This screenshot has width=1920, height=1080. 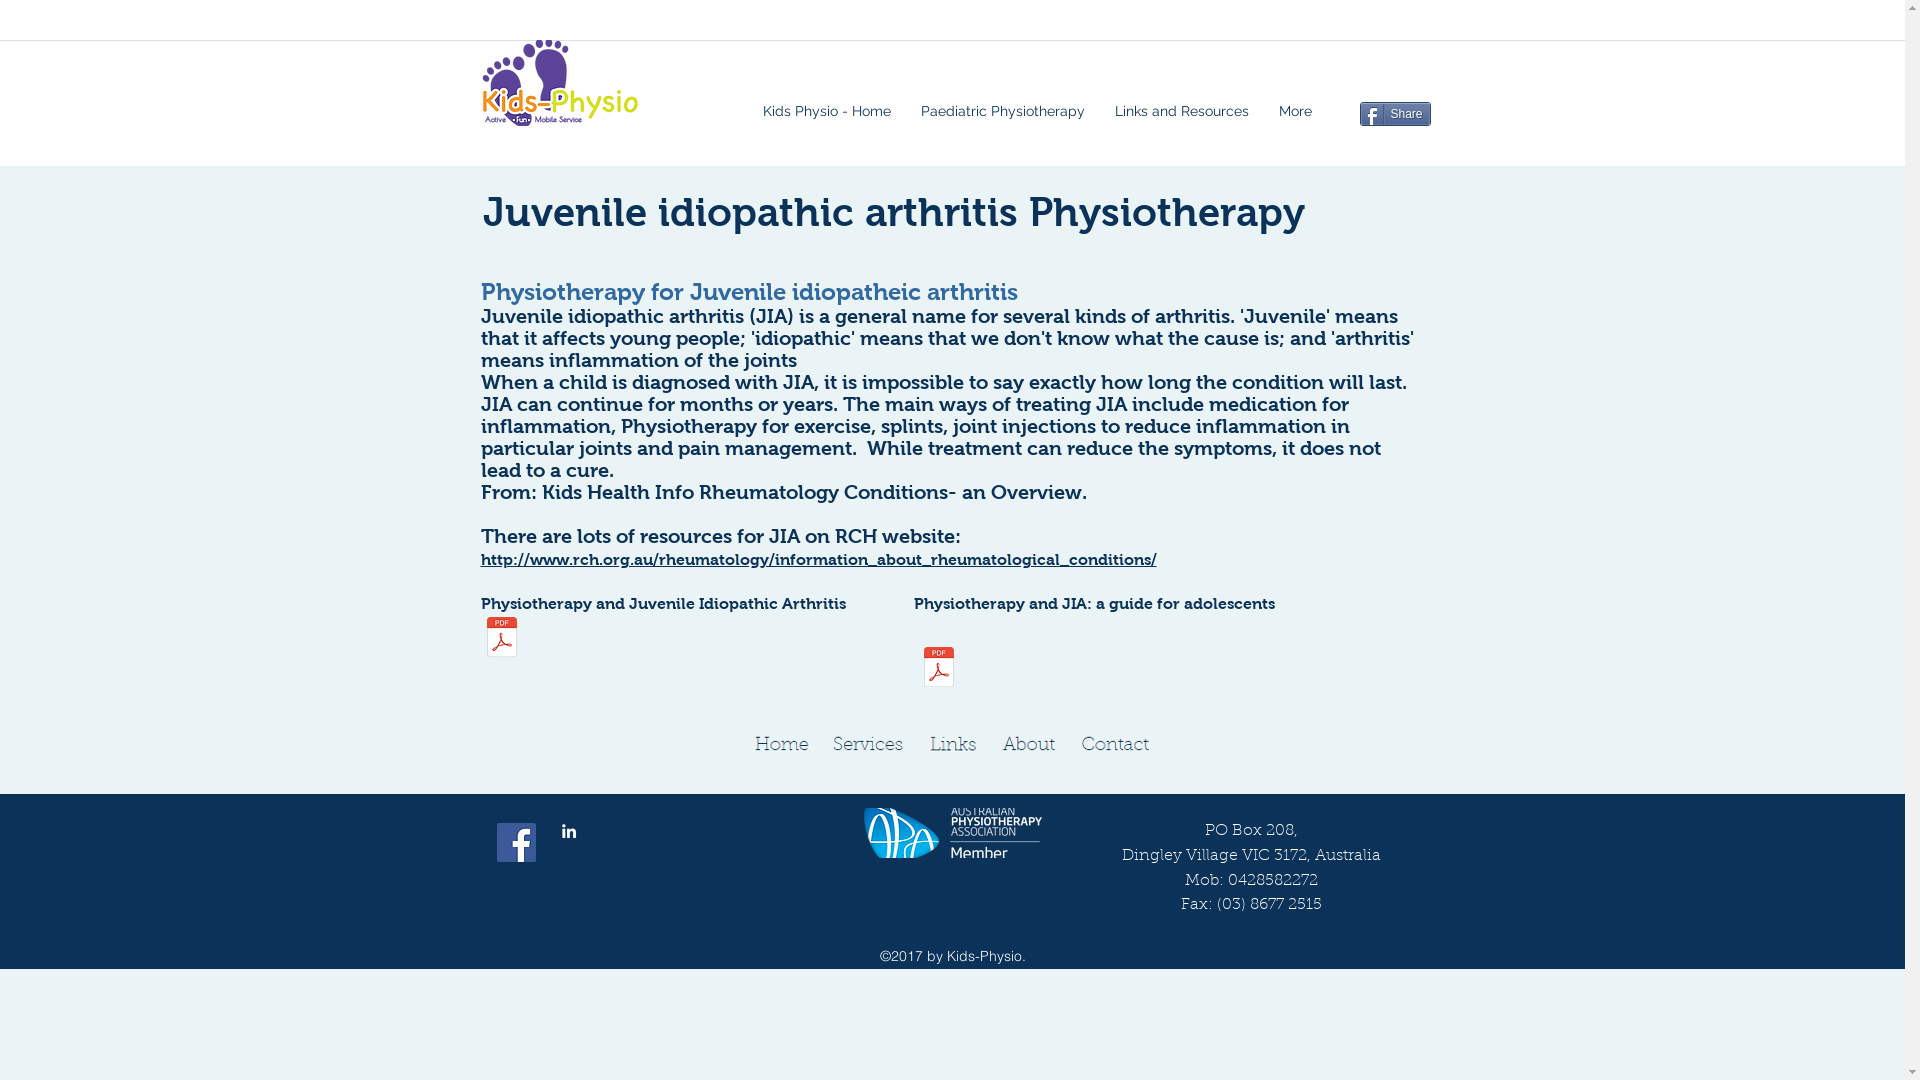 What do you see at coordinates (480, 82) in the screenshot?
I see `'Active, Fun, Mobile service, childrens physiotherapy'` at bounding box center [480, 82].